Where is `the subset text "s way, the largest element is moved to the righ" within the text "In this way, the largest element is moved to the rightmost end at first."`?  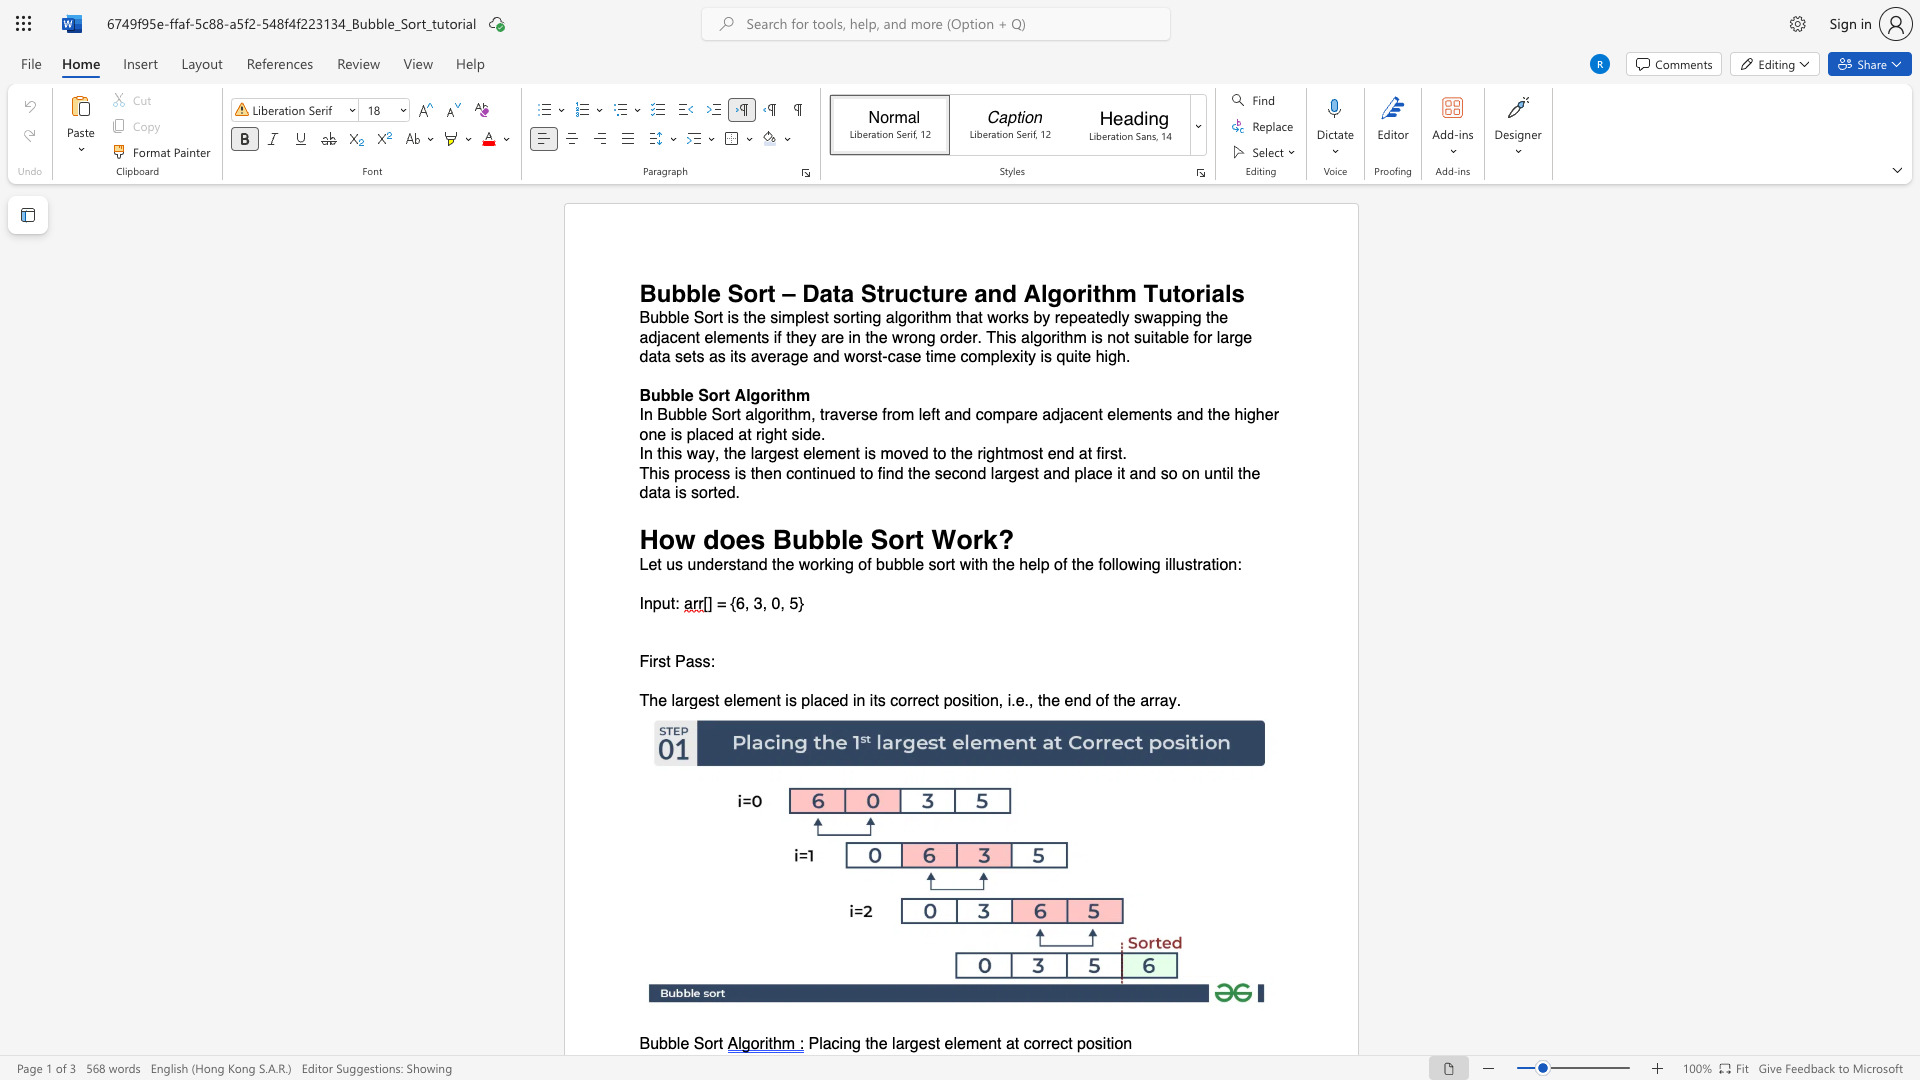
the subset text "s way, the largest element is moved to the righ" within the text "In this way, the largest element is moved to the rightmost end at first." is located at coordinates (674, 454).